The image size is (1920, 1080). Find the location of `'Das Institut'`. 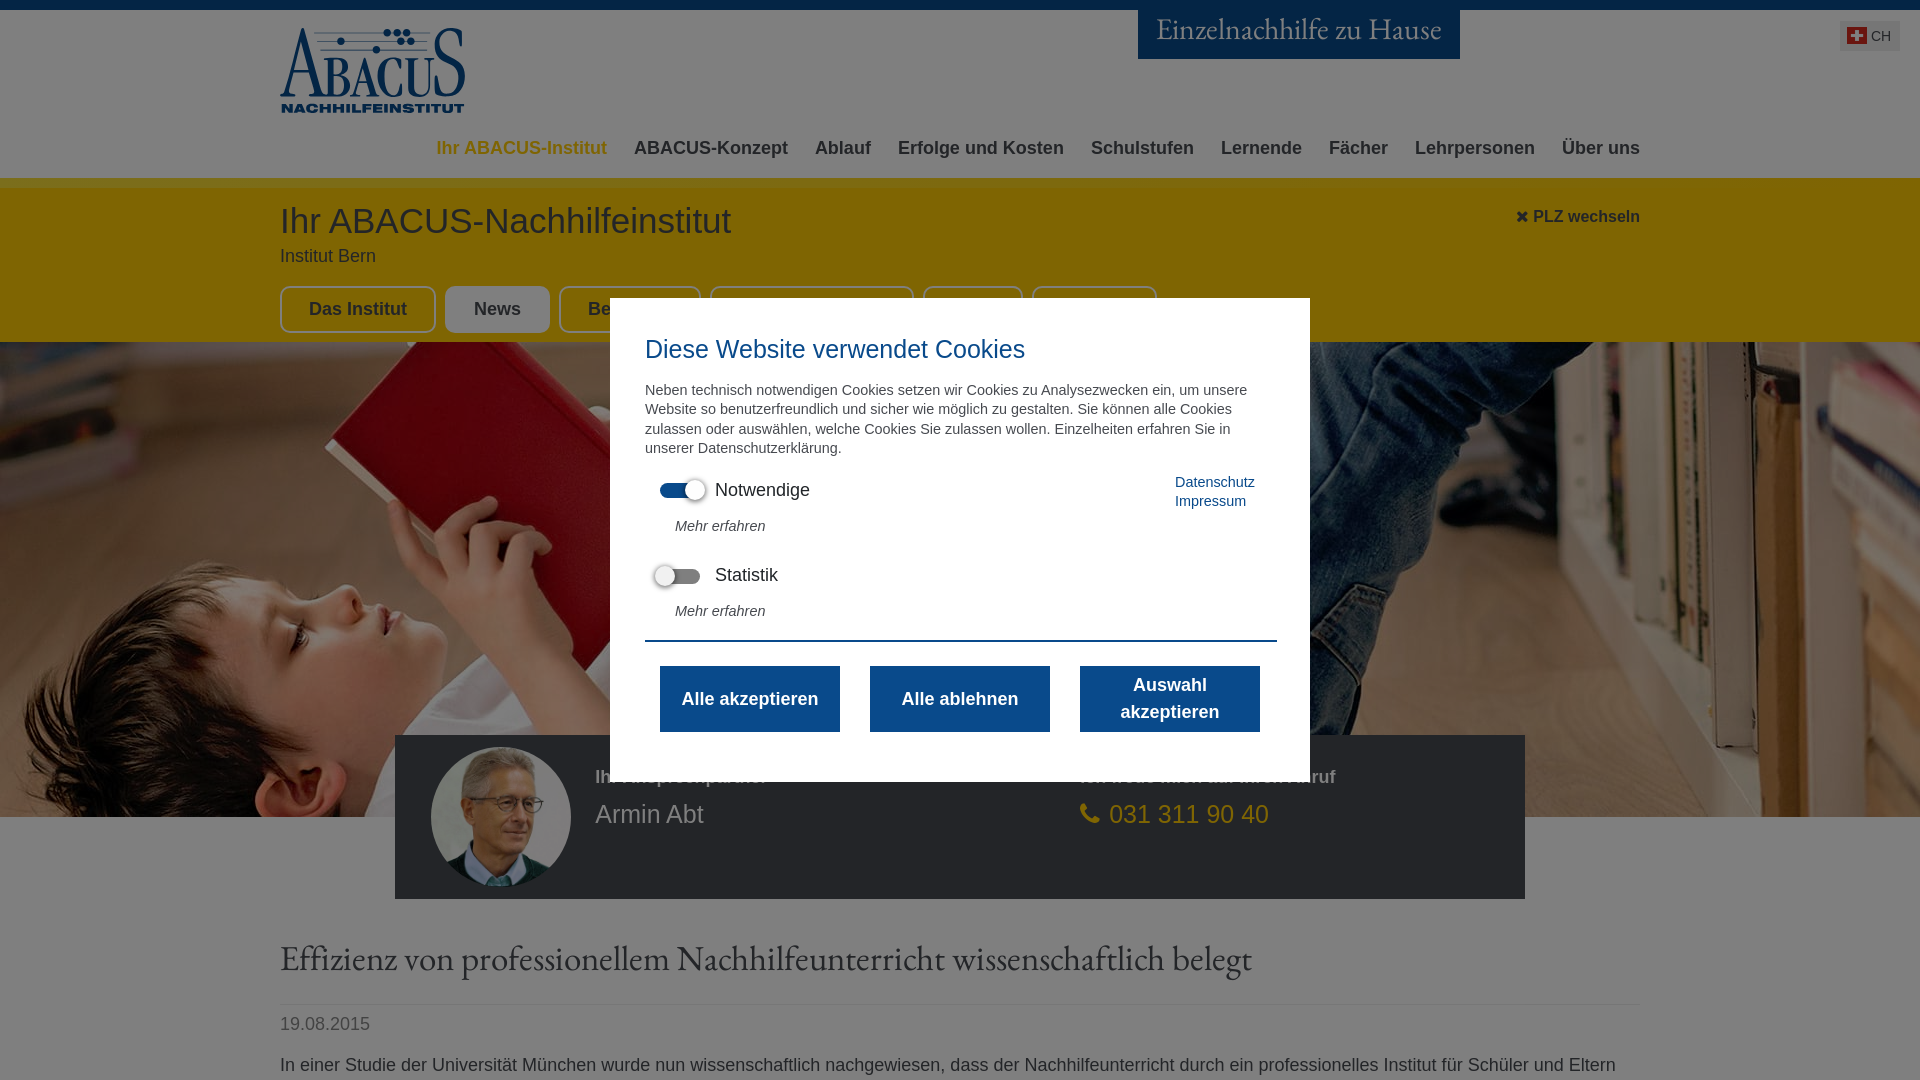

'Das Institut' is located at coordinates (358, 308).